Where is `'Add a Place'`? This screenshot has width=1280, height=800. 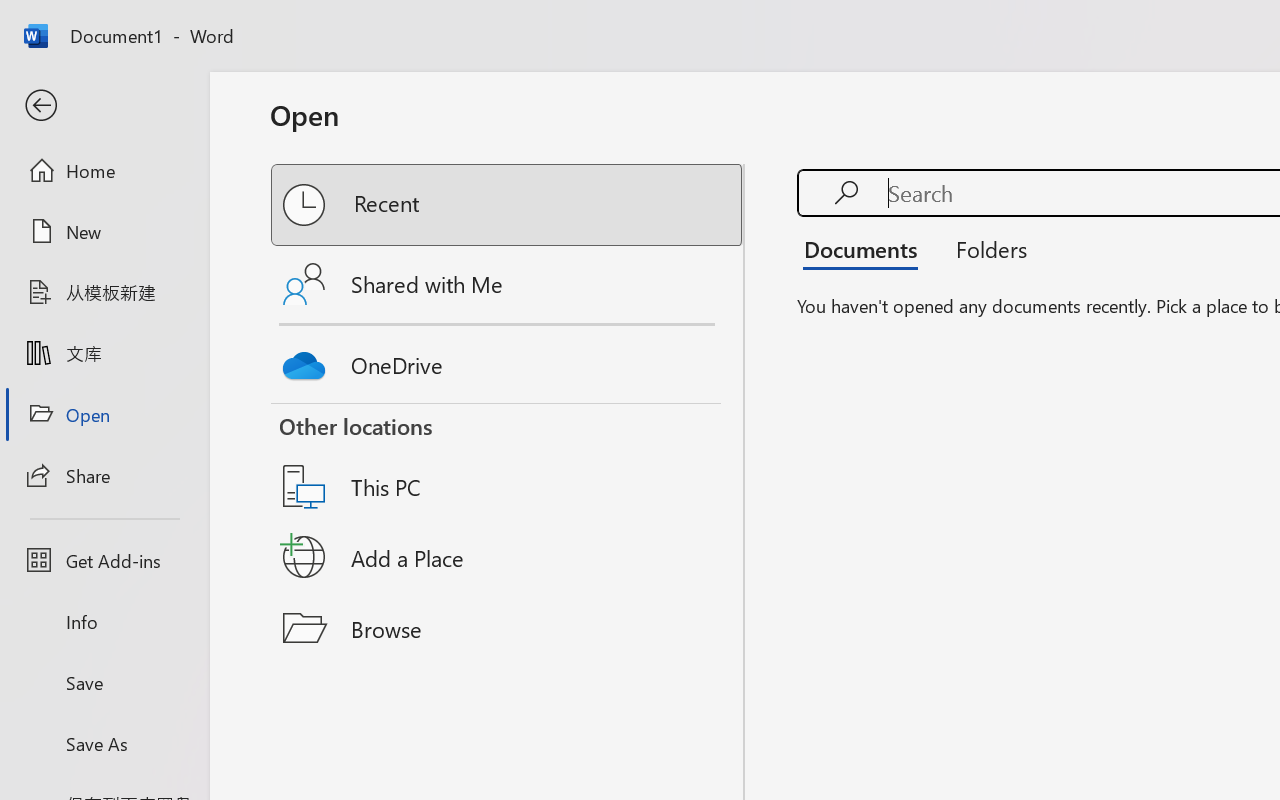 'Add a Place' is located at coordinates (508, 557).